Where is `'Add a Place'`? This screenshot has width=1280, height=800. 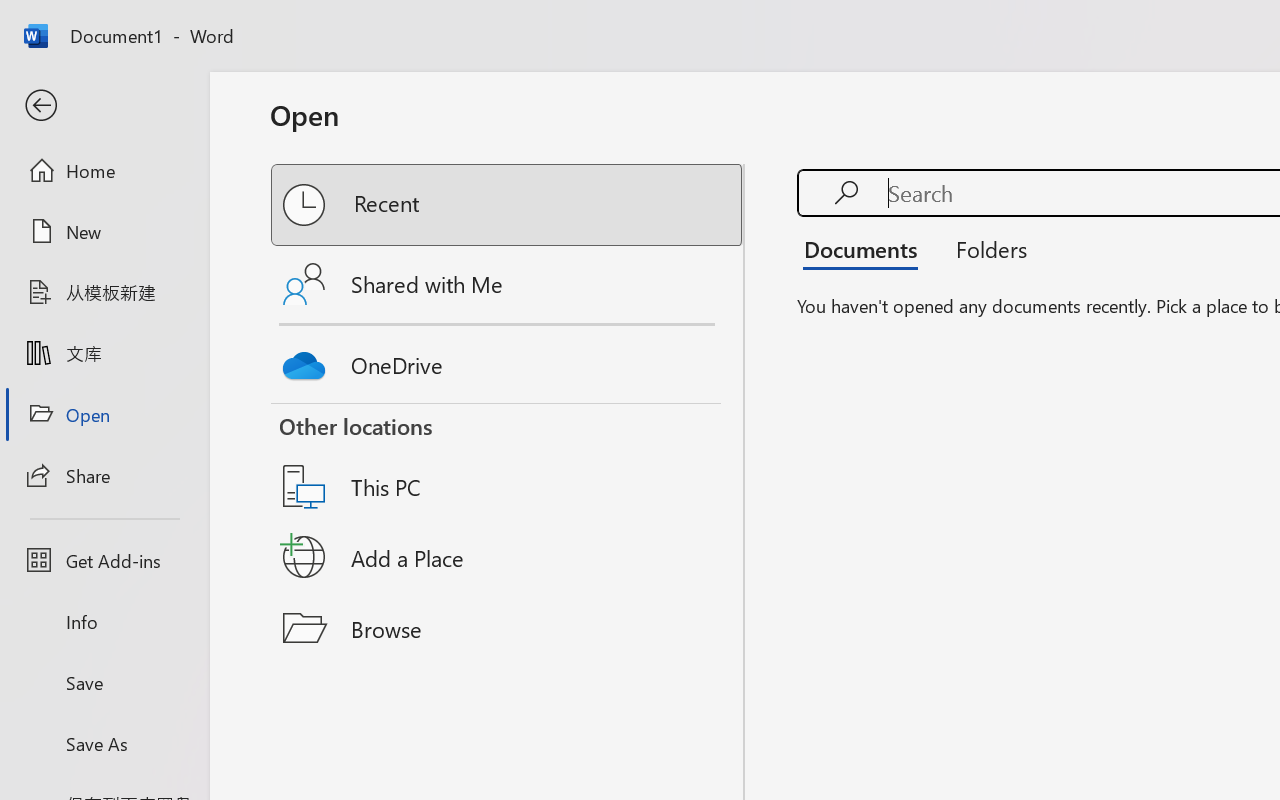 'Add a Place' is located at coordinates (508, 557).